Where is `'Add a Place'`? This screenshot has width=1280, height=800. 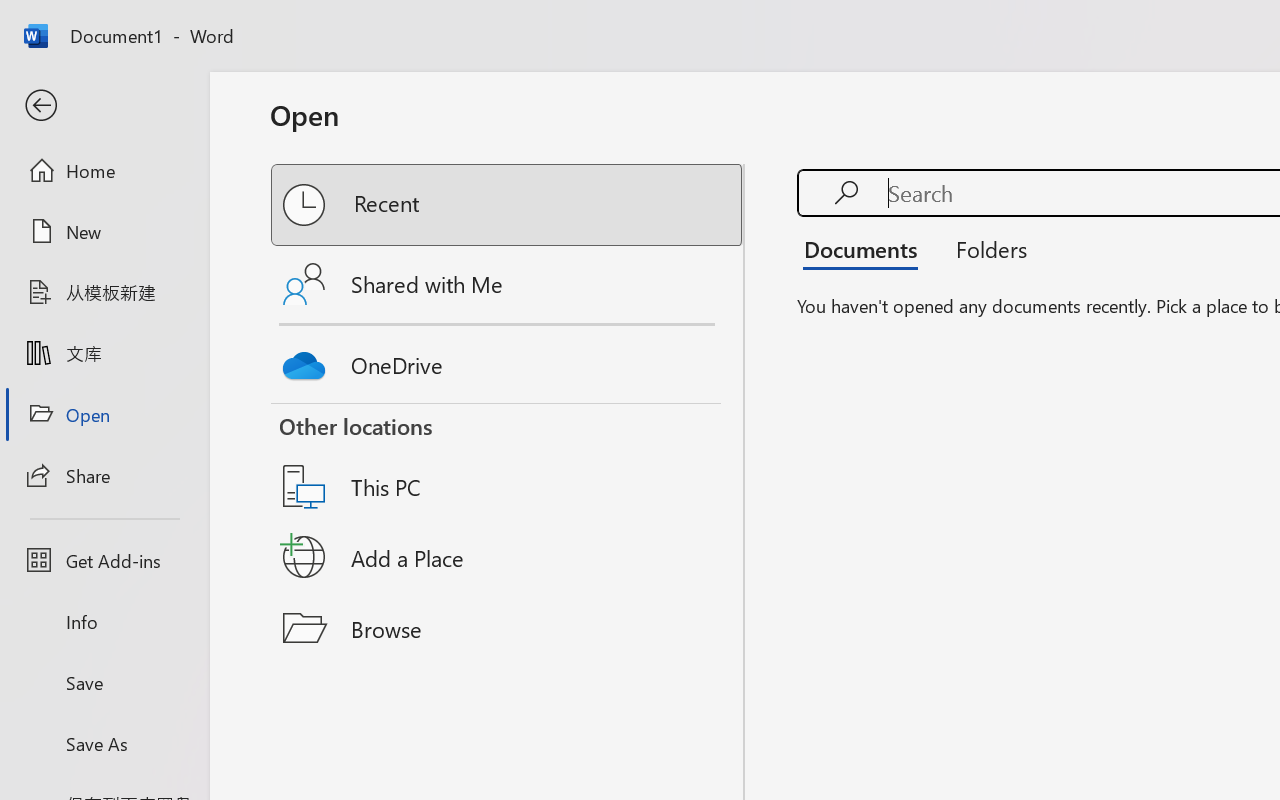 'Add a Place' is located at coordinates (508, 557).